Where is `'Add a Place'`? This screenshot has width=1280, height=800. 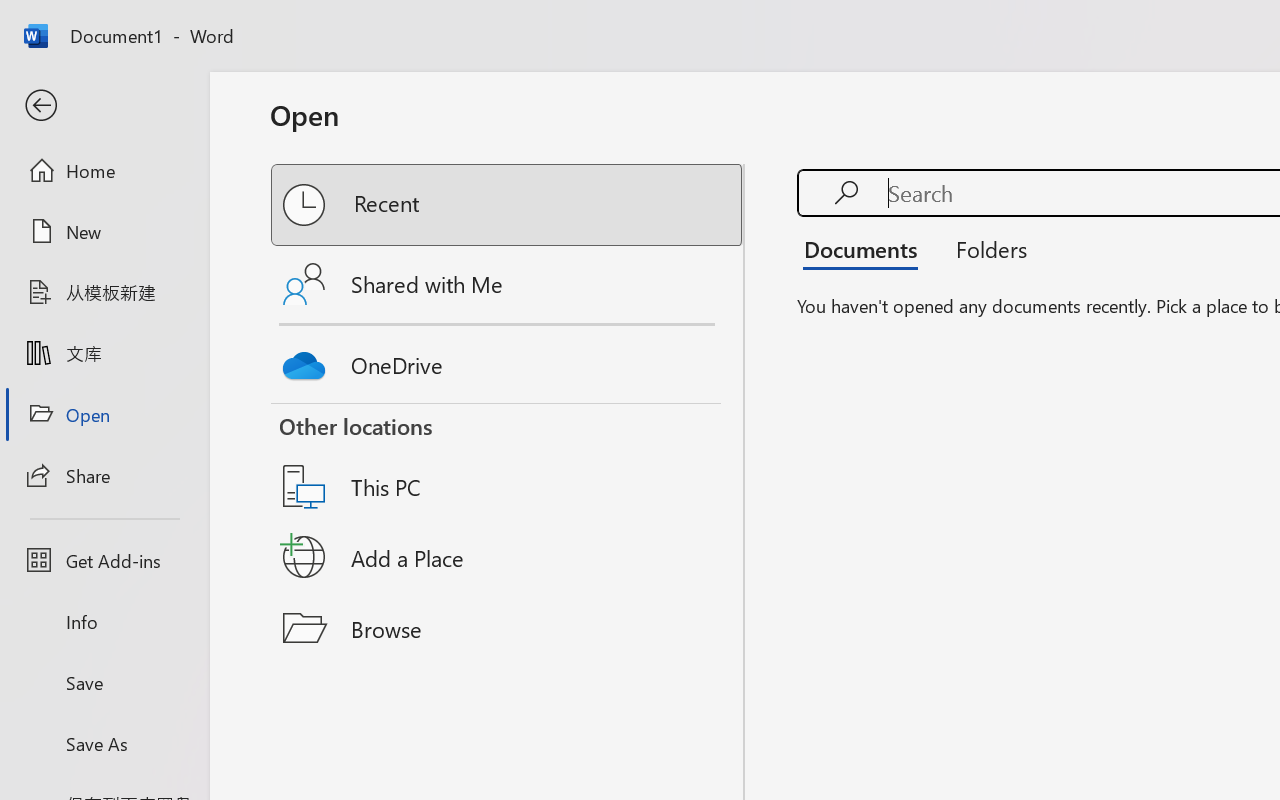 'Add a Place' is located at coordinates (508, 557).